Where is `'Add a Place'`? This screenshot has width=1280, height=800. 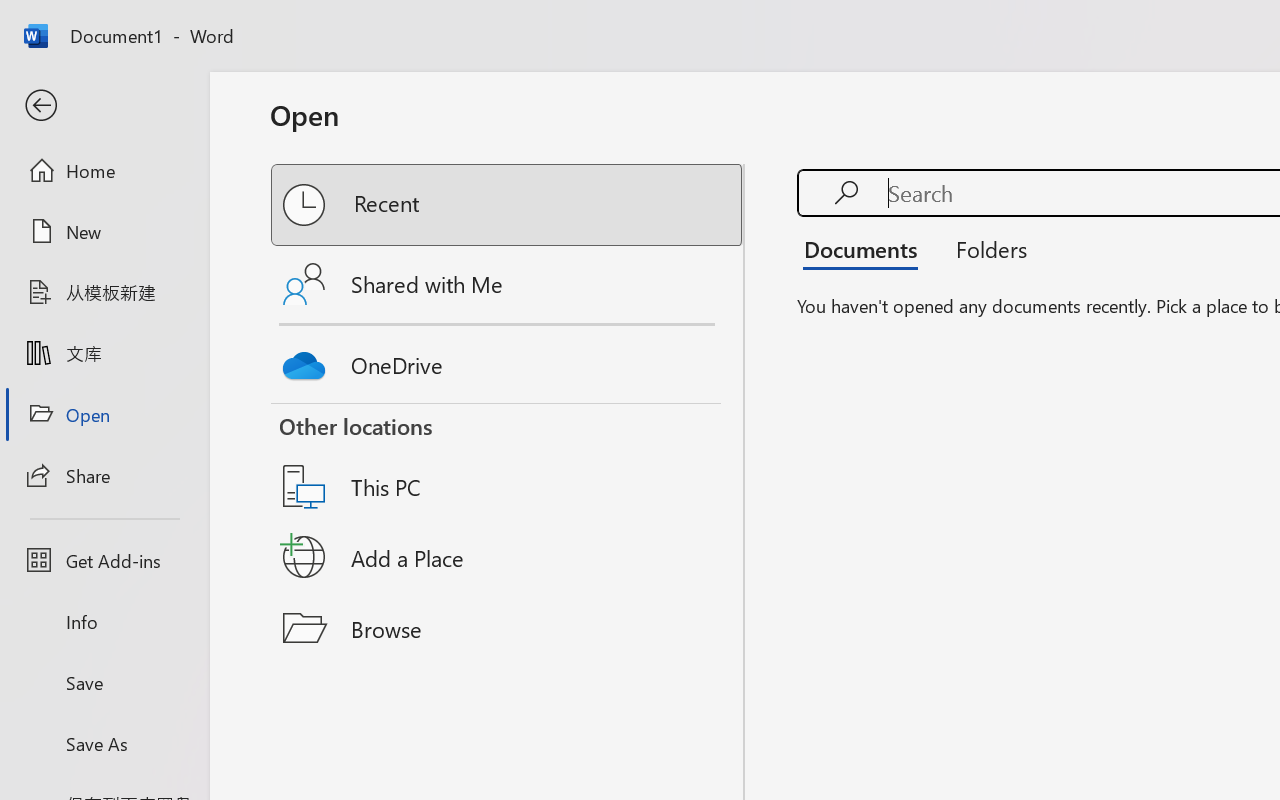 'Add a Place' is located at coordinates (508, 557).